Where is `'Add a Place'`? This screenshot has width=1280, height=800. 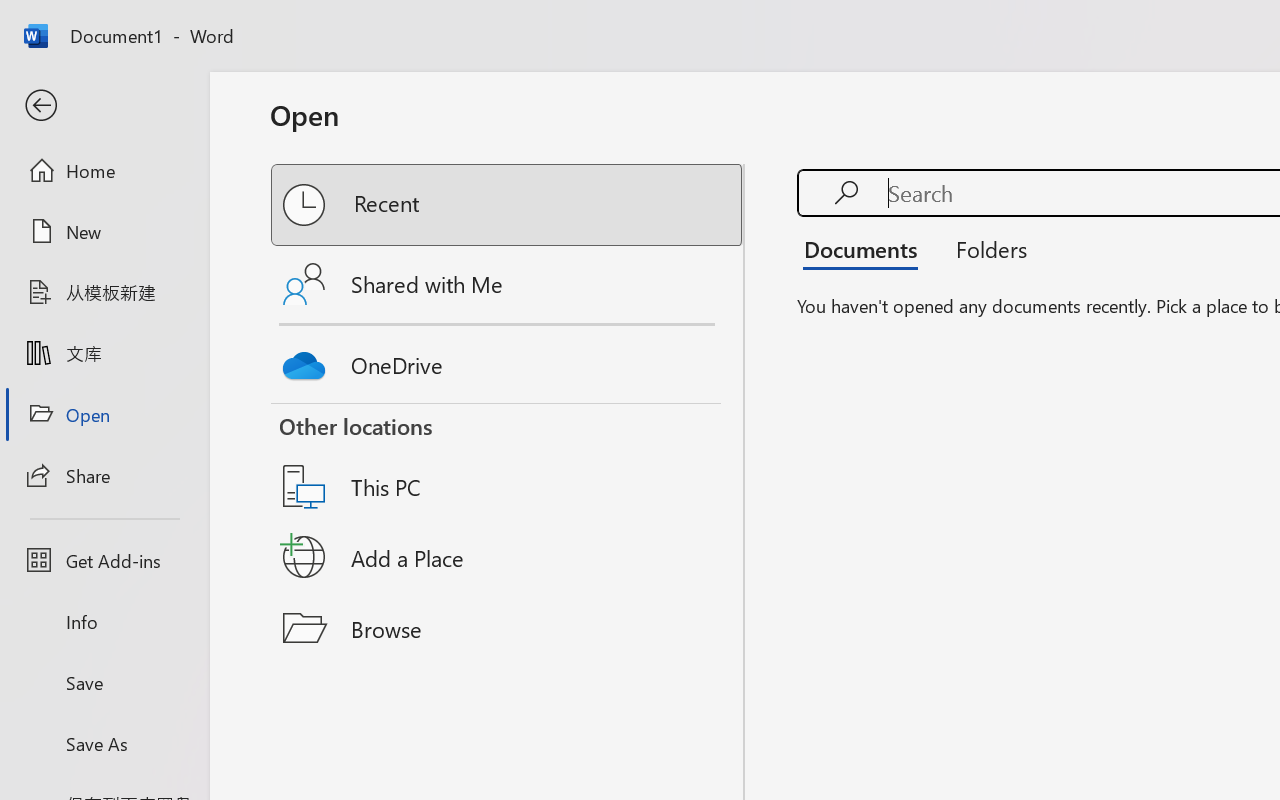 'Add a Place' is located at coordinates (508, 557).